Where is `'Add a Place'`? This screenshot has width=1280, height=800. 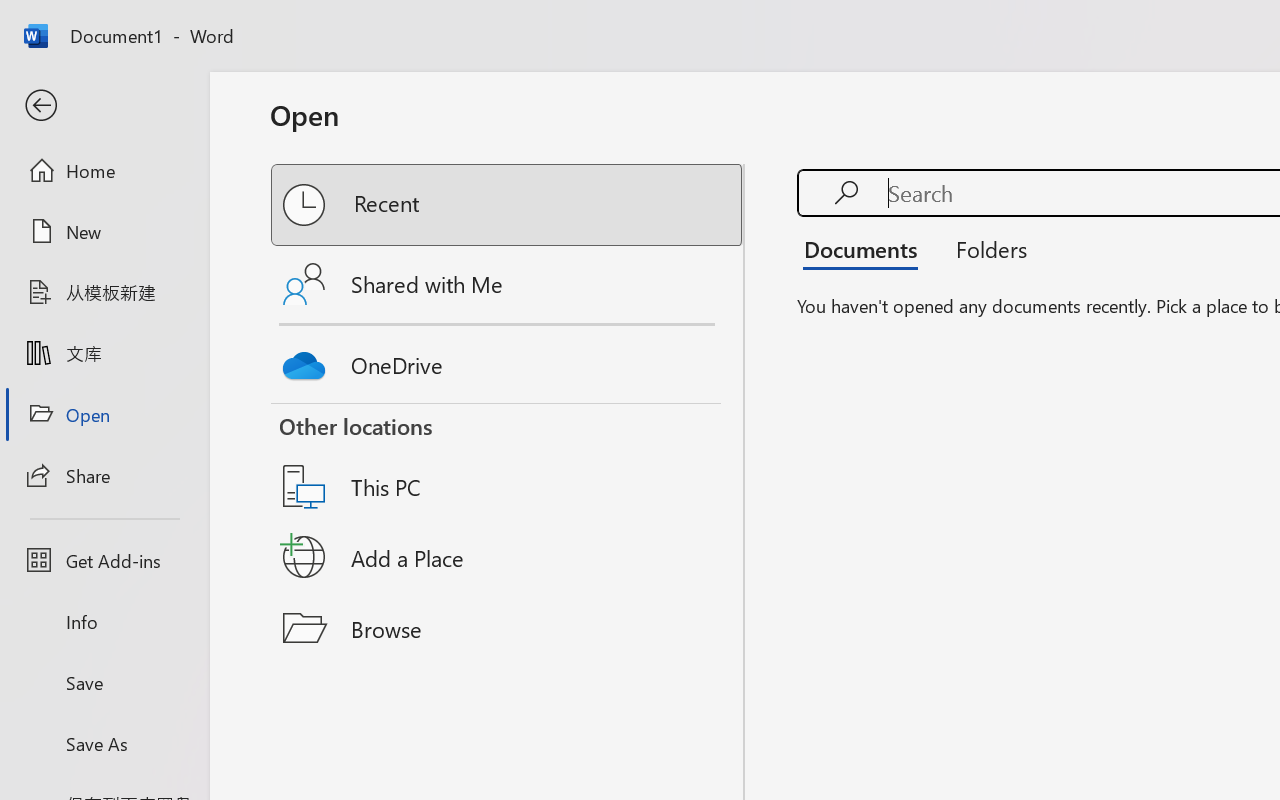 'Add a Place' is located at coordinates (508, 557).